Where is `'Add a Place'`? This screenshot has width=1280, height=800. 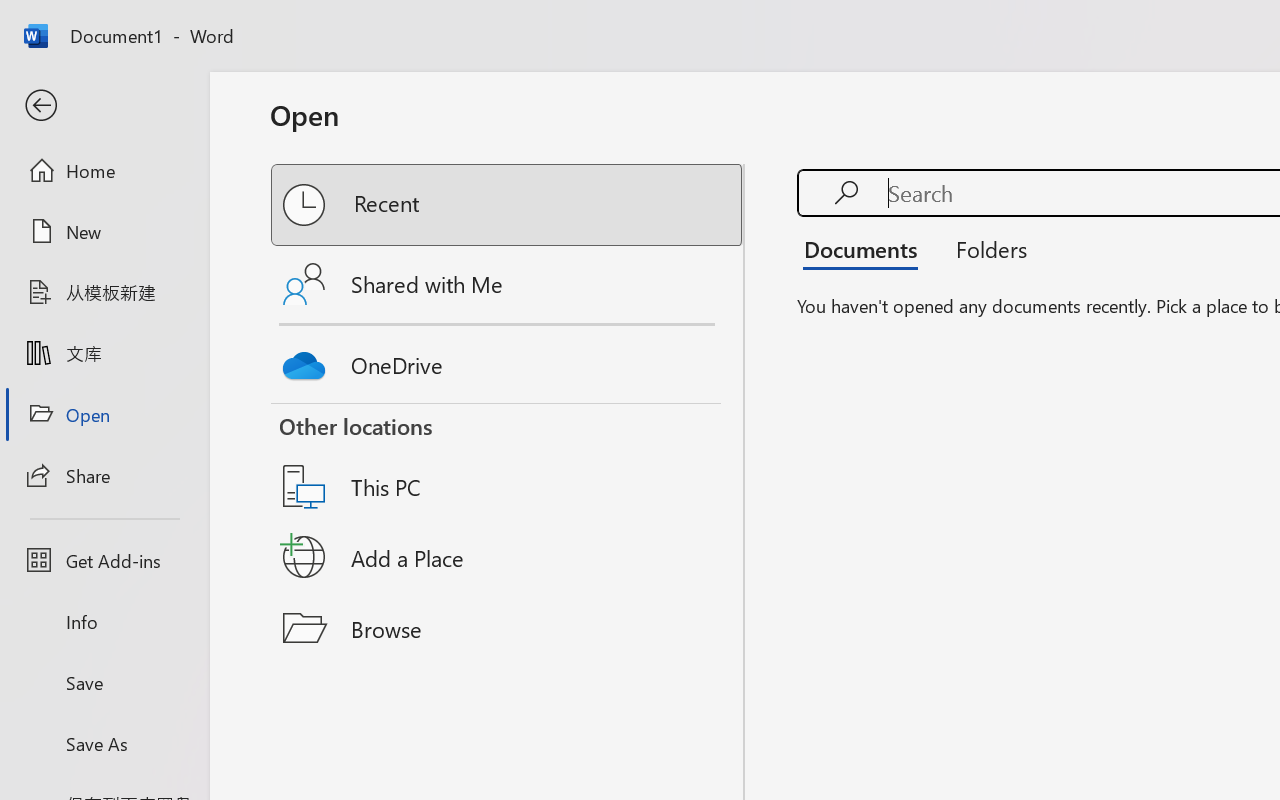 'Add a Place' is located at coordinates (508, 557).